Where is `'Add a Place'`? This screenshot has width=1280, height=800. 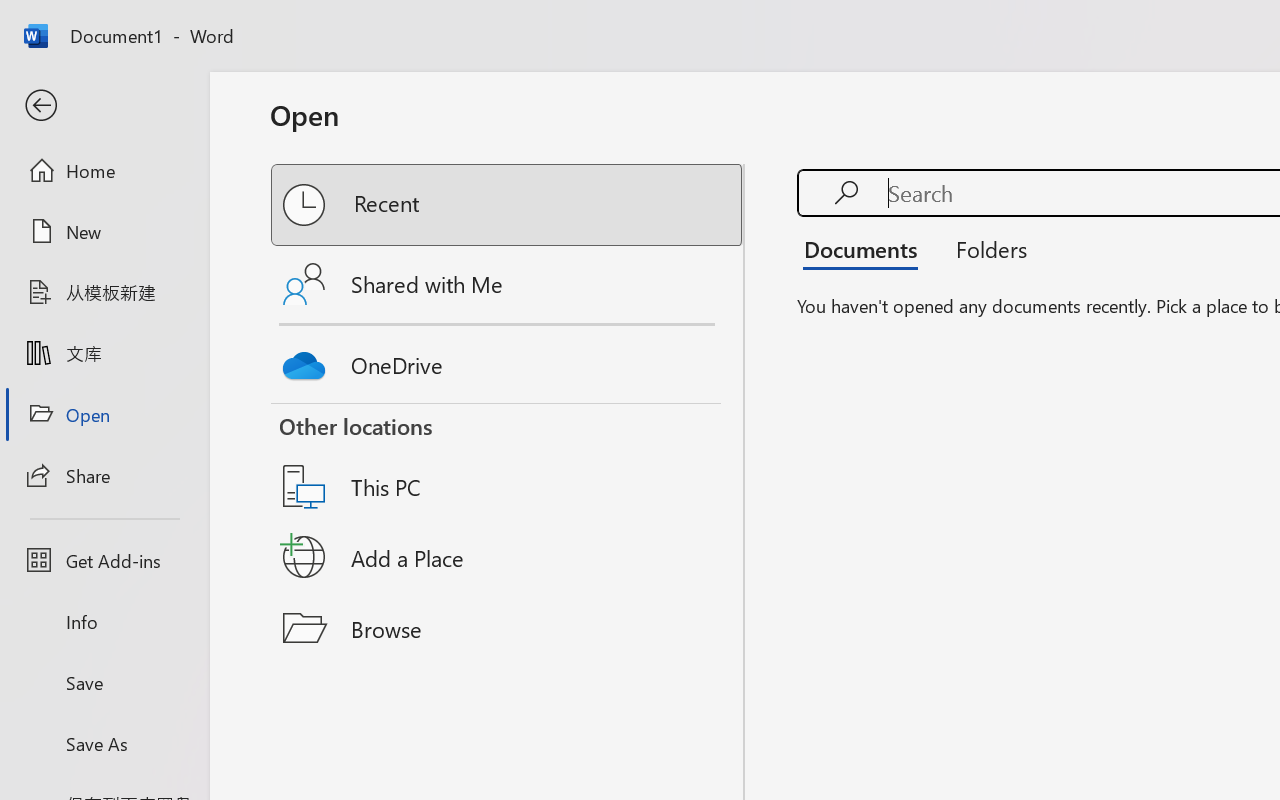 'Add a Place' is located at coordinates (508, 557).